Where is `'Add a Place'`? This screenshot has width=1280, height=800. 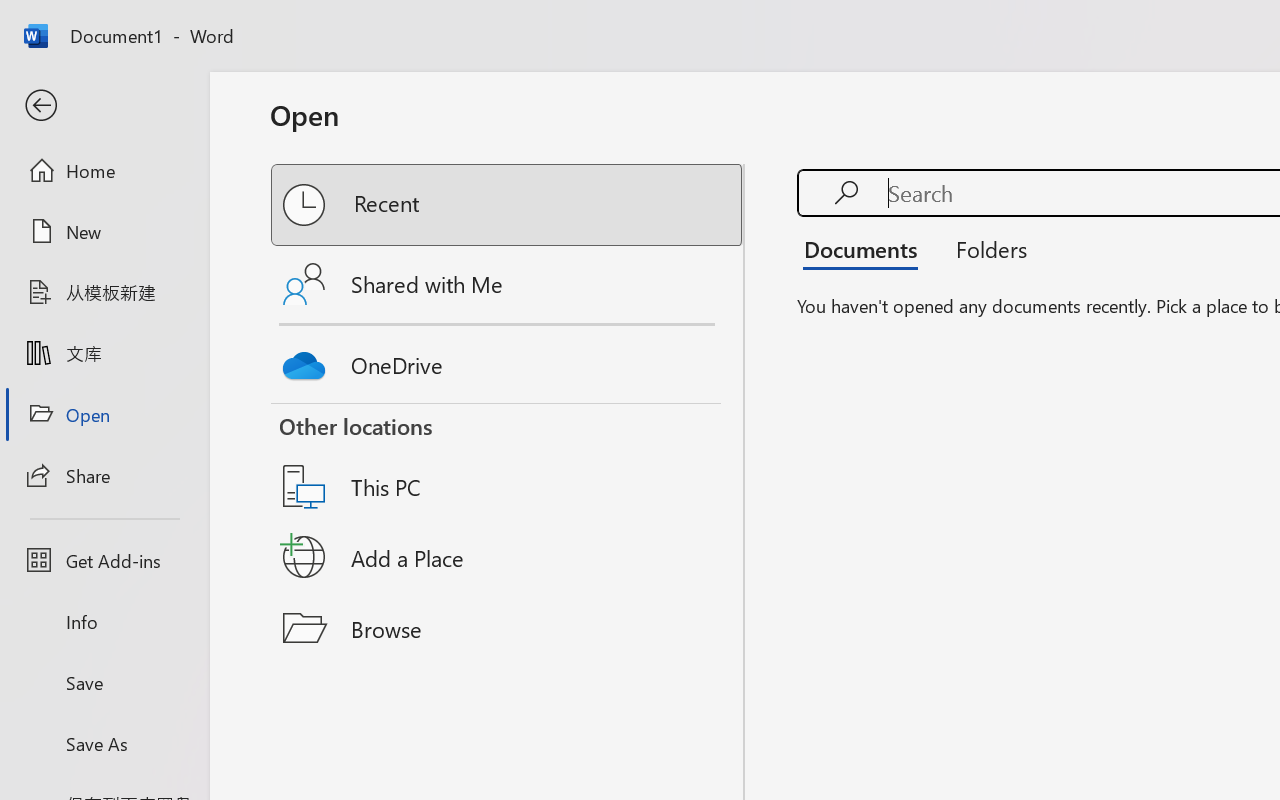 'Add a Place' is located at coordinates (508, 557).